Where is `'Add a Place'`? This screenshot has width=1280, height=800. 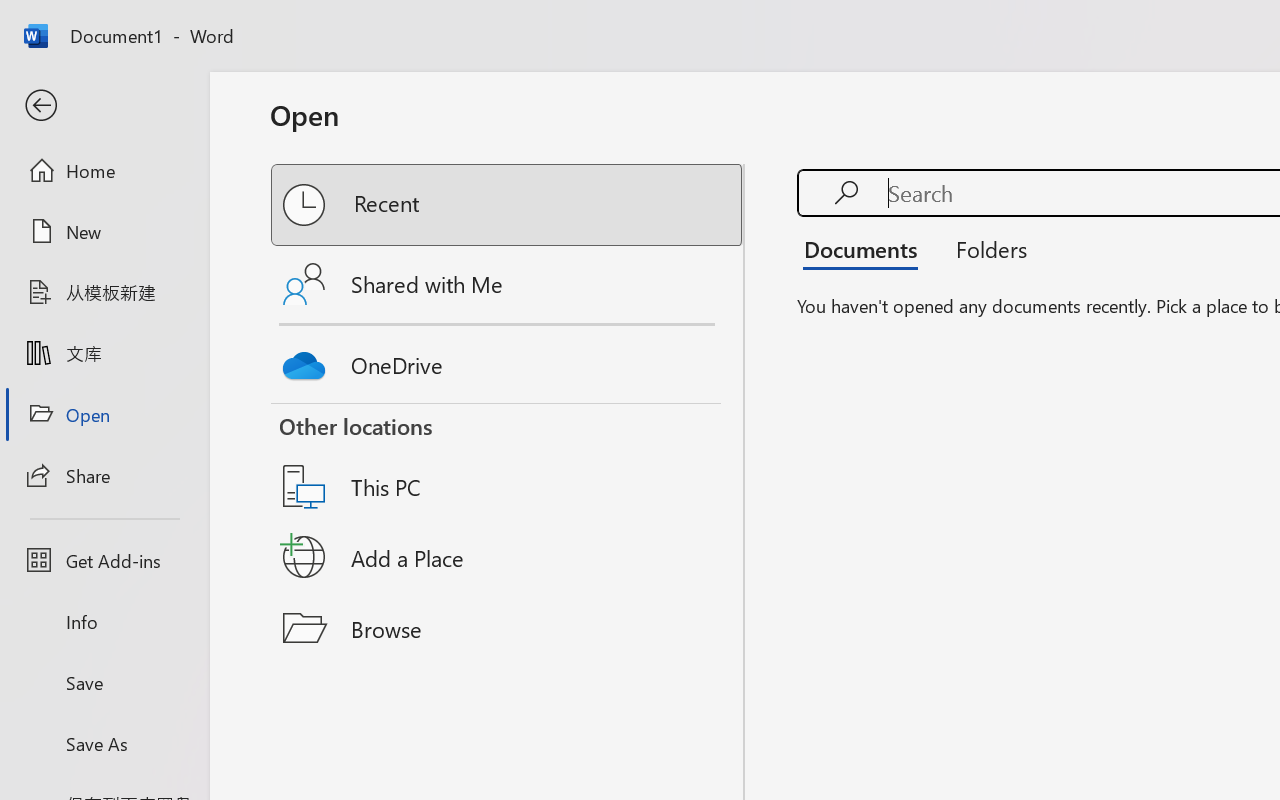 'Add a Place' is located at coordinates (508, 557).